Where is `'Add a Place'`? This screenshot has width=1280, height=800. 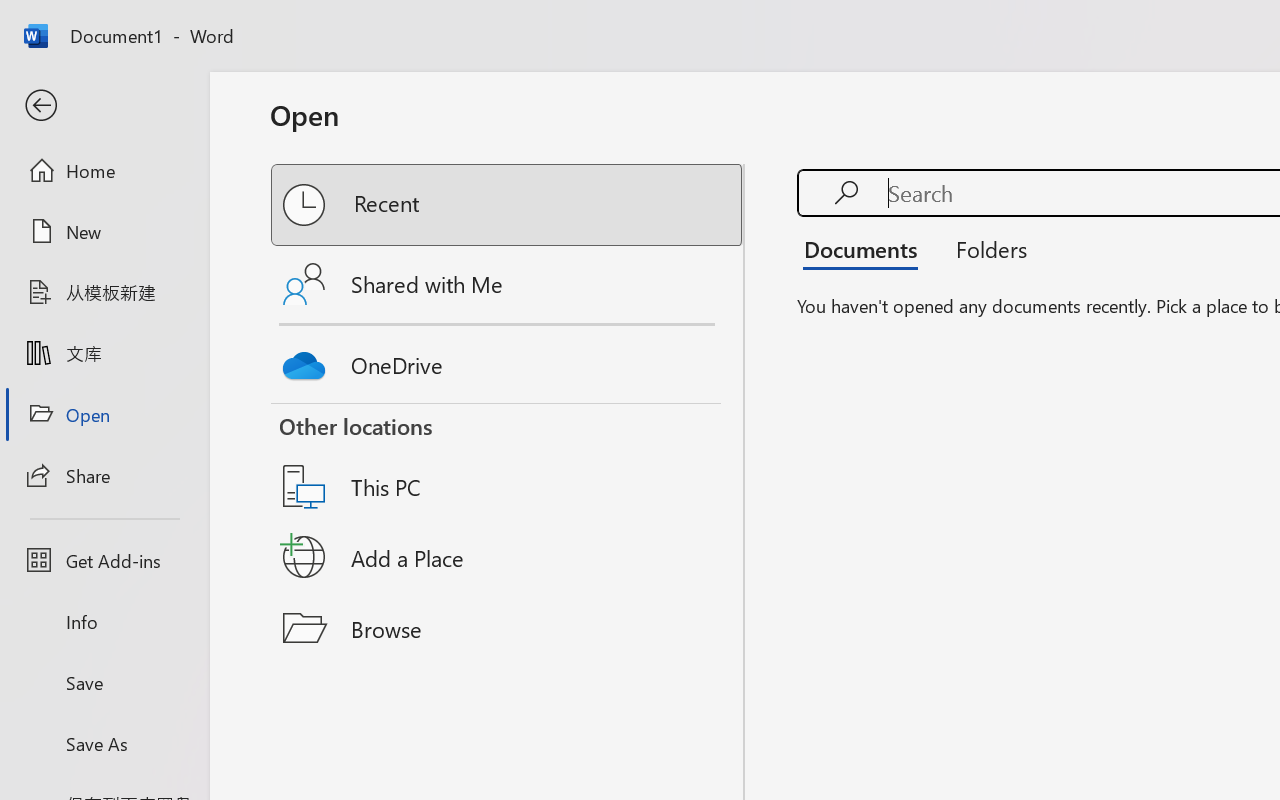 'Add a Place' is located at coordinates (508, 557).